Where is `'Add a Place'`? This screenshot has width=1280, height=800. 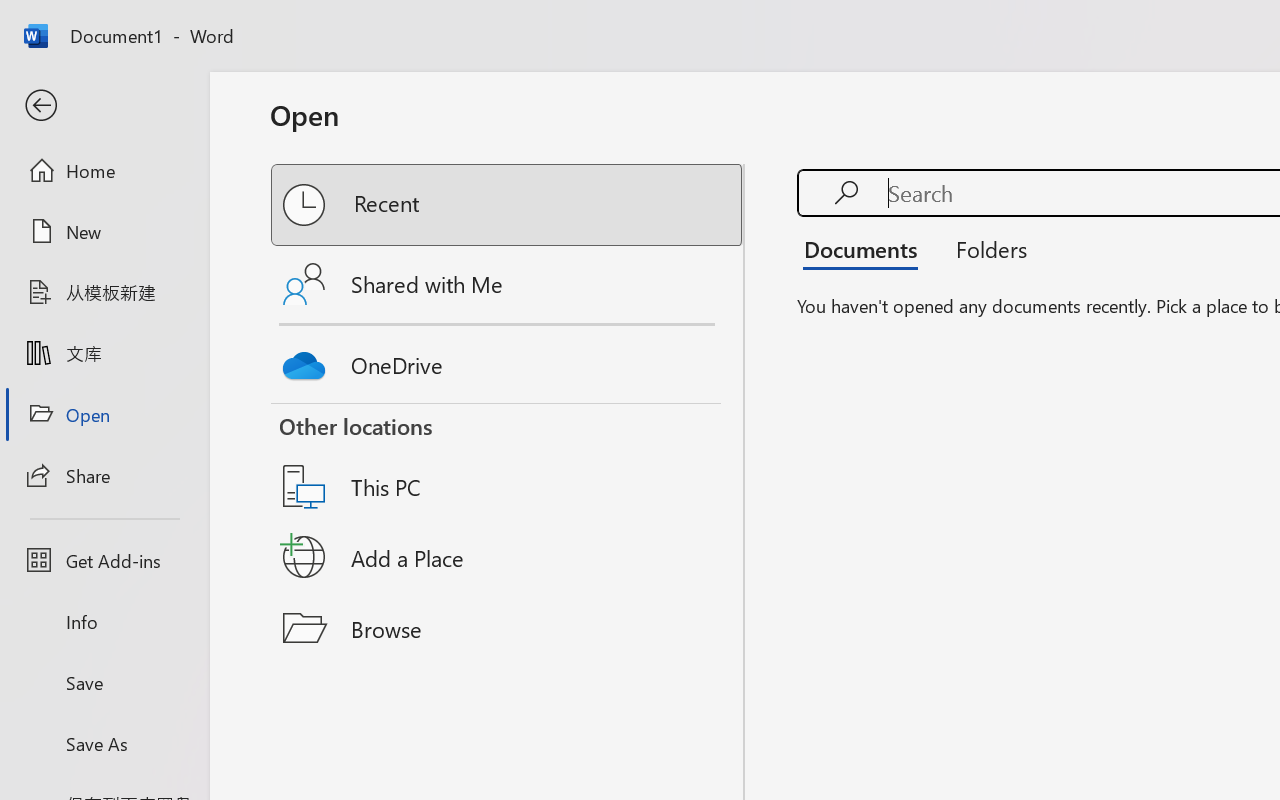 'Add a Place' is located at coordinates (508, 557).